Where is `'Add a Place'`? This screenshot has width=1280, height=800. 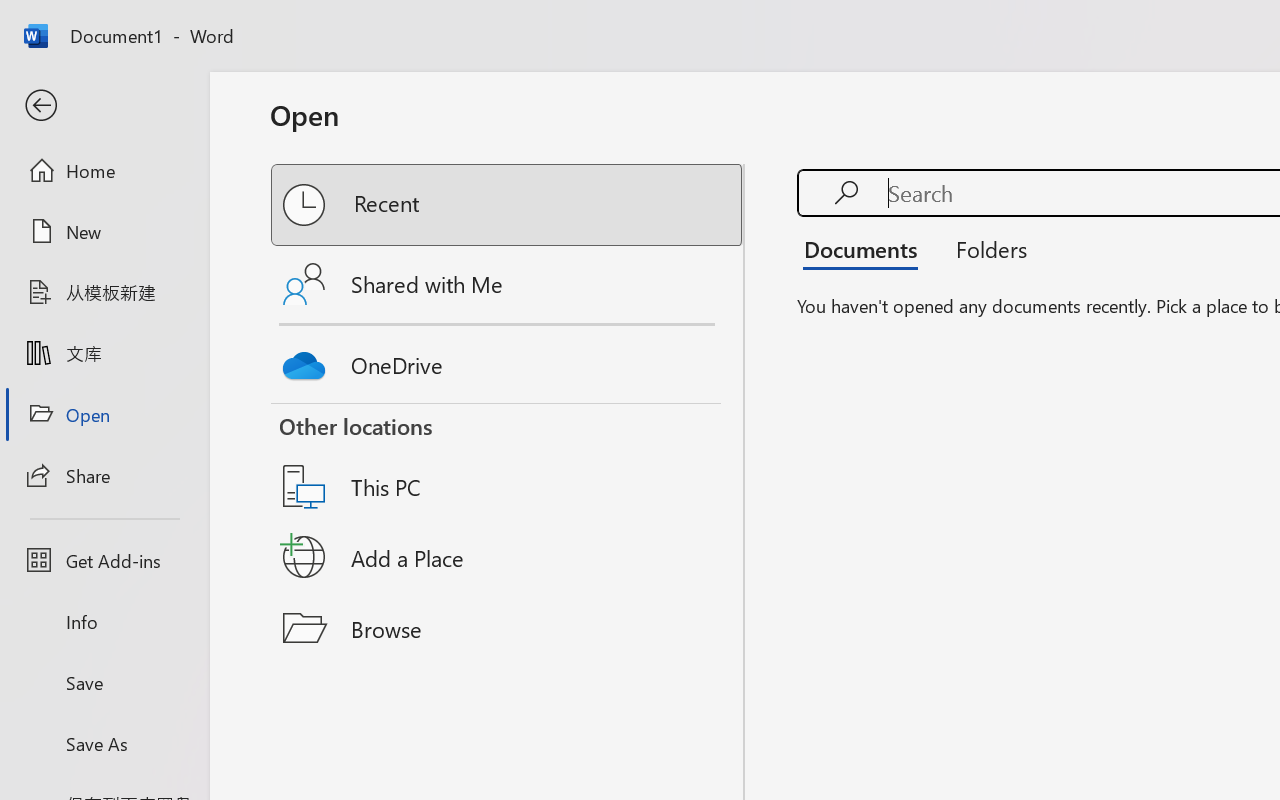 'Add a Place' is located at coordinates (508, 557).